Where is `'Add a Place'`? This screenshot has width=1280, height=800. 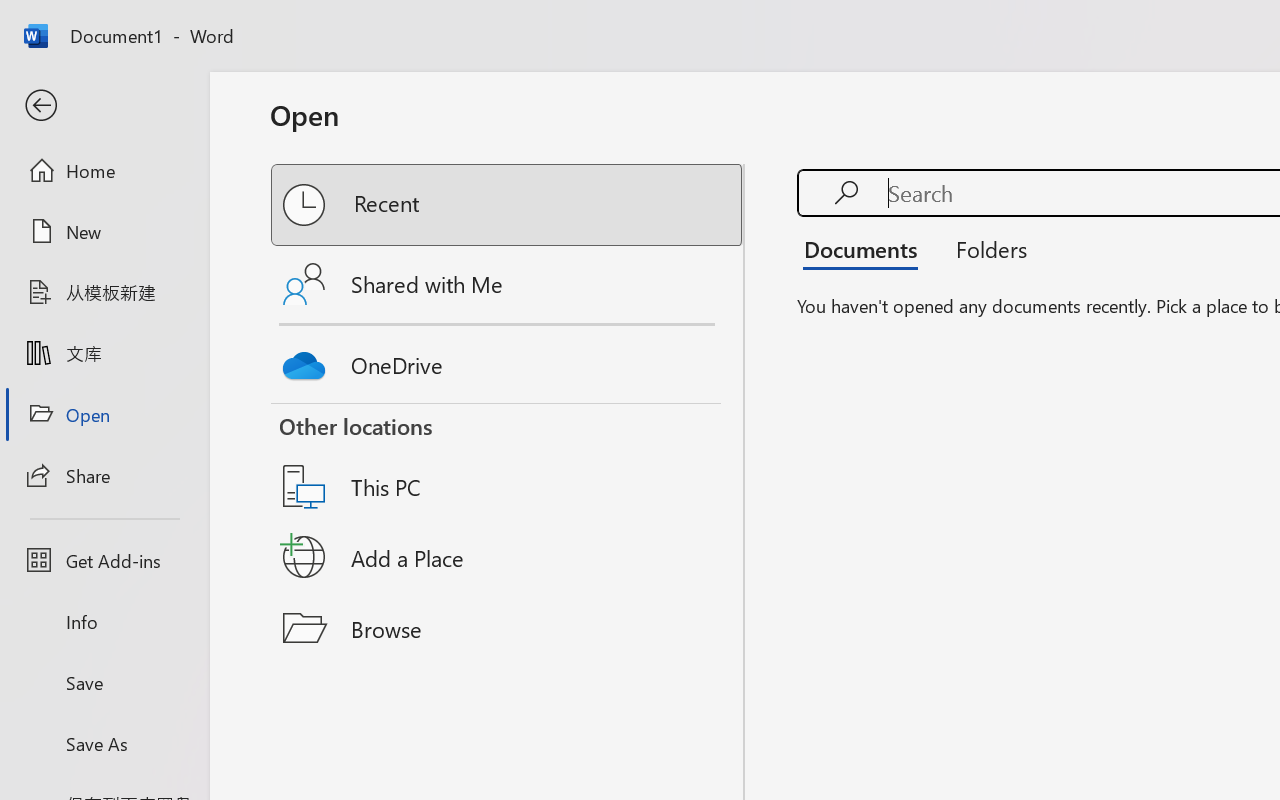 'Add a Place' is located at coordinates (508, 557).